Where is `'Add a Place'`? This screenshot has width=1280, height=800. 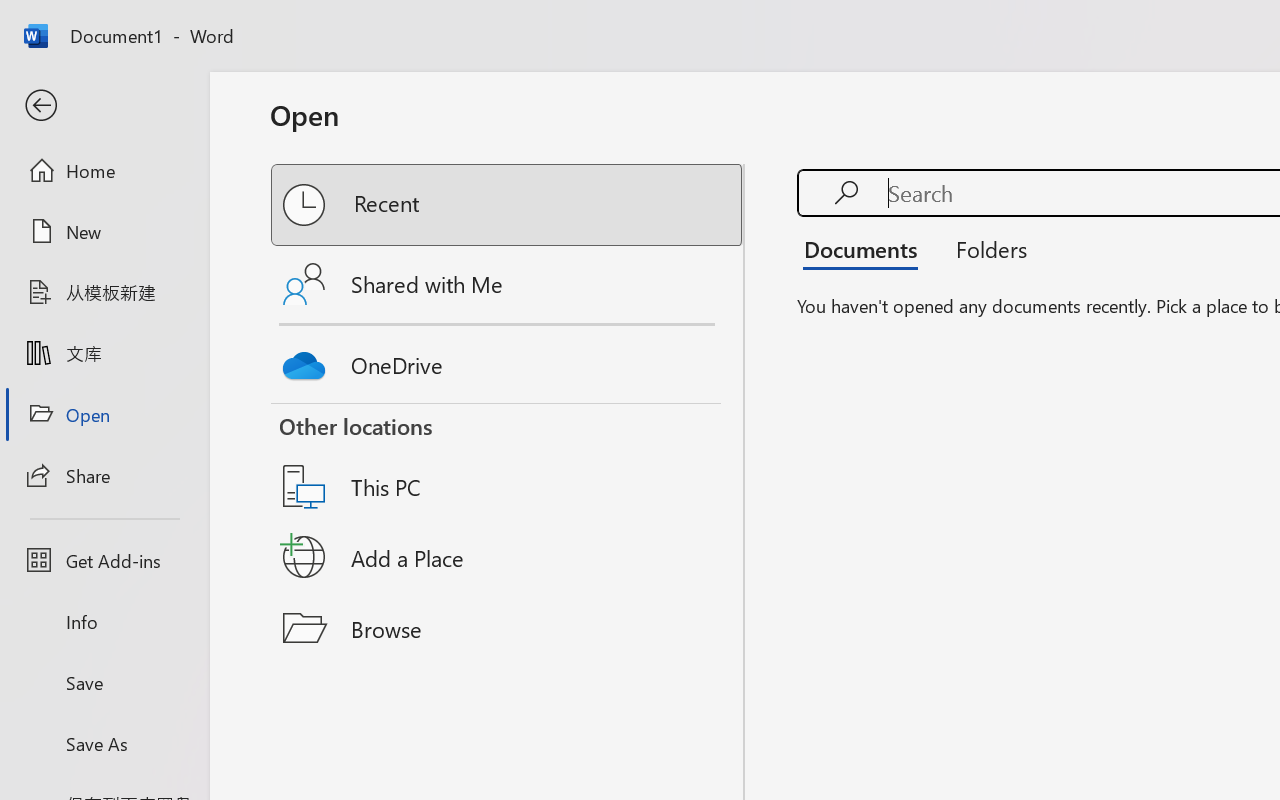 'Add a Place' is located at coordinates (508, 557).